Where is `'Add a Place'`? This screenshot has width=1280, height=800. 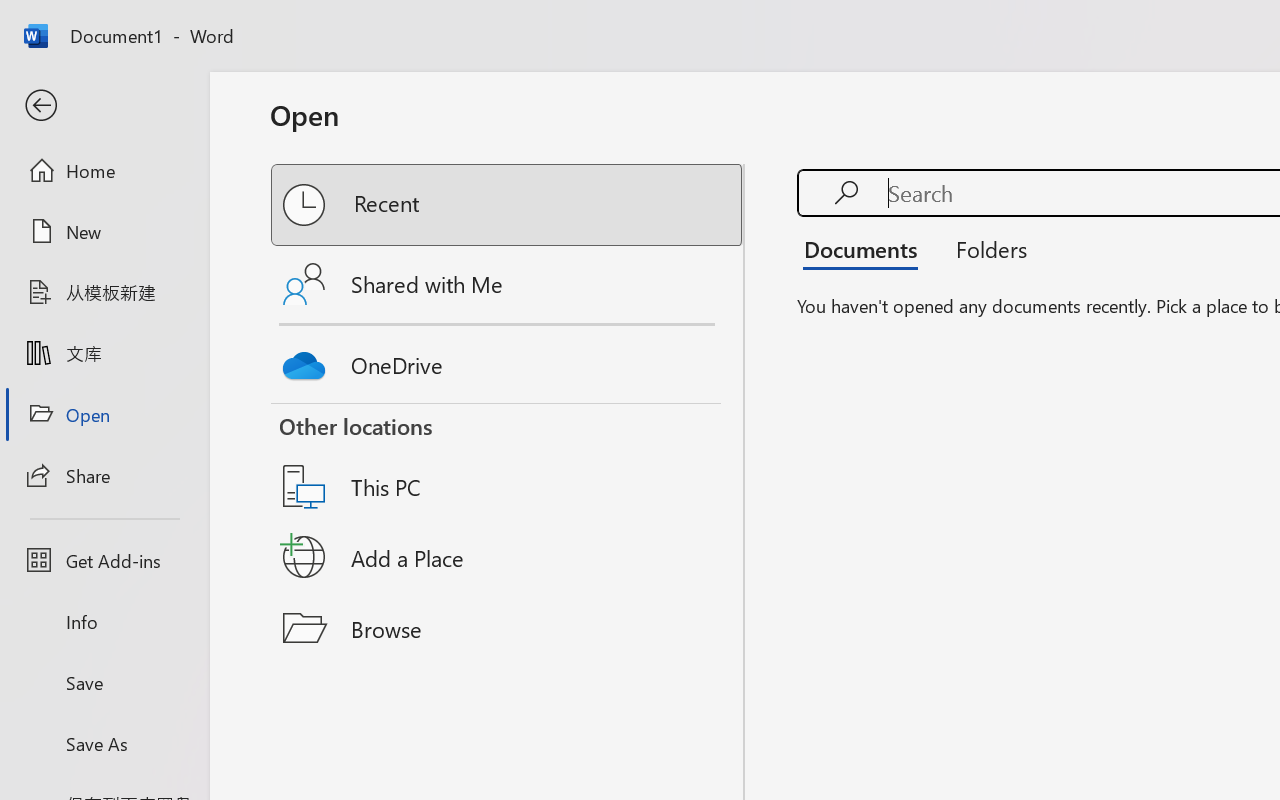 'Add a Place' is located at coordinates (508, 557).